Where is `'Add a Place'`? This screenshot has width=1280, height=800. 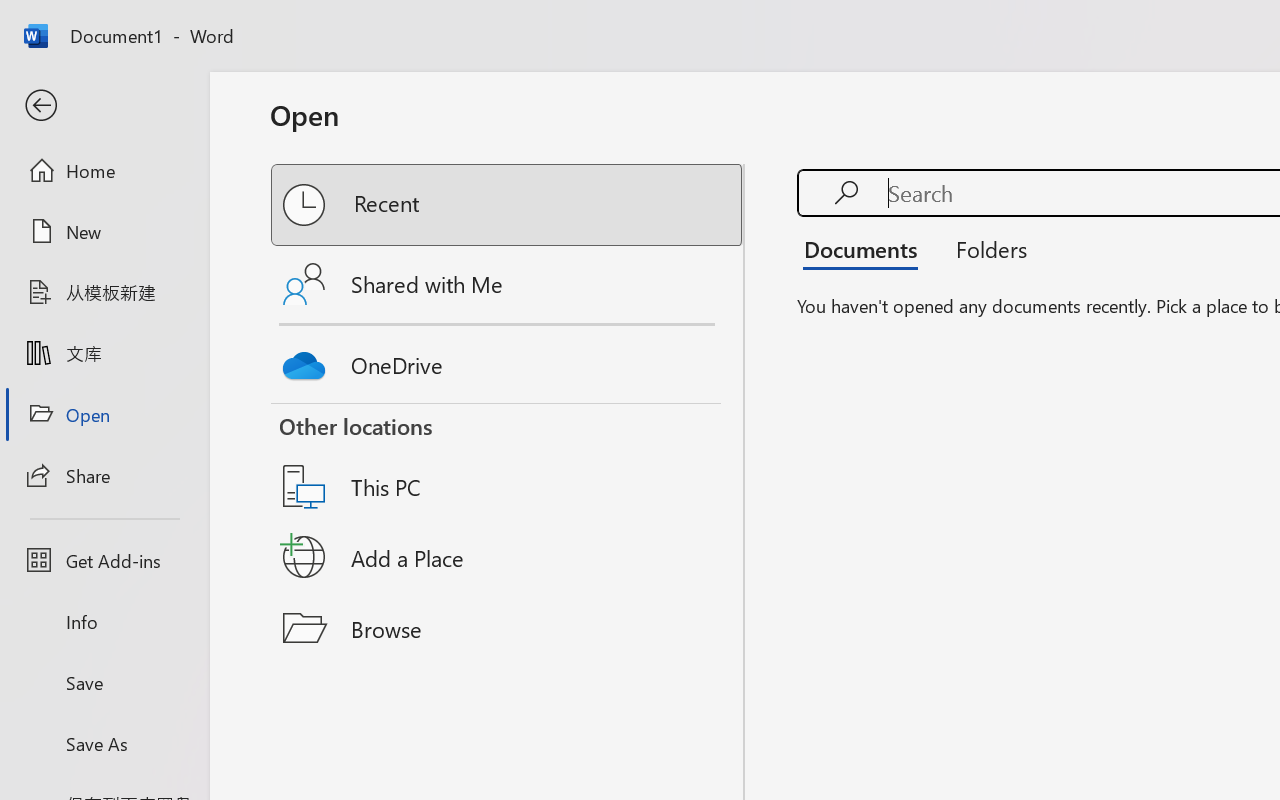 'Add a Place' is located at coordinates (508, 557).